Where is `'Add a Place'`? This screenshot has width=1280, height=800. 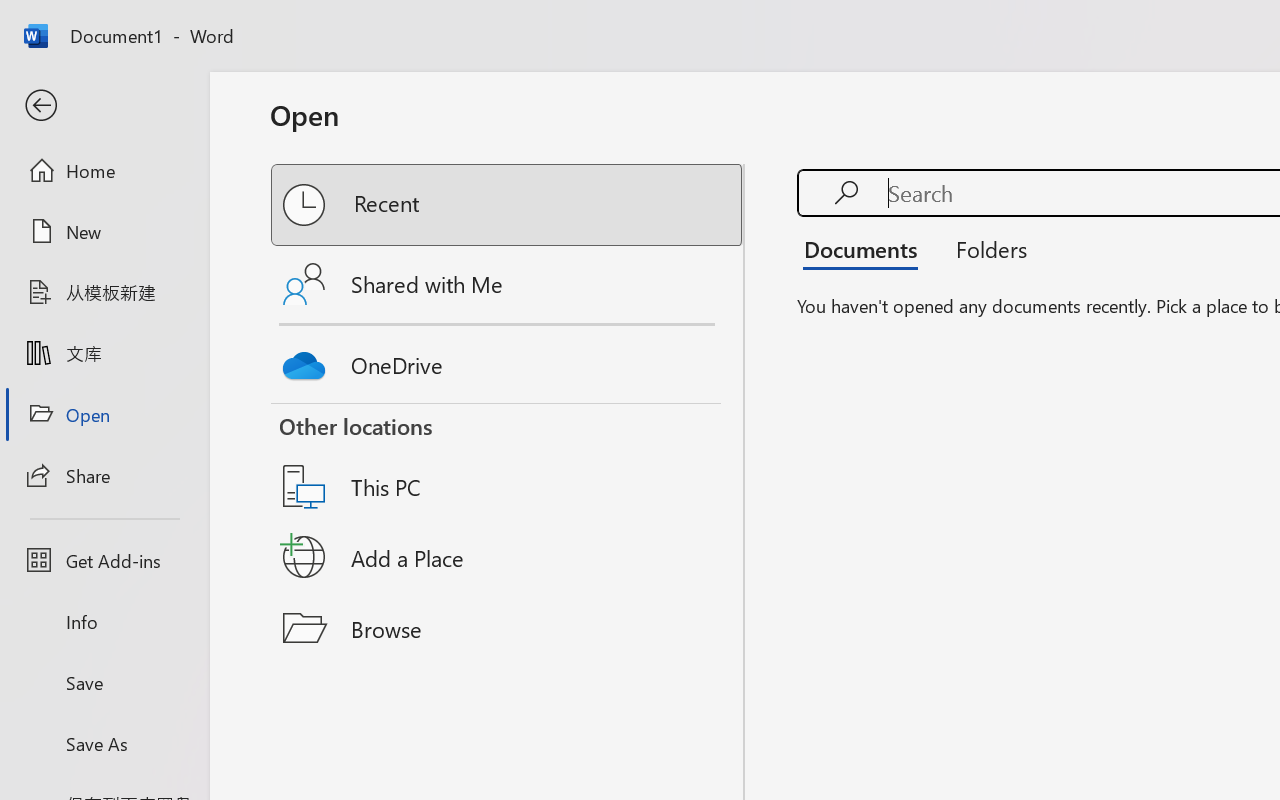 'Add a Place' is located at coordinates (508, 557).